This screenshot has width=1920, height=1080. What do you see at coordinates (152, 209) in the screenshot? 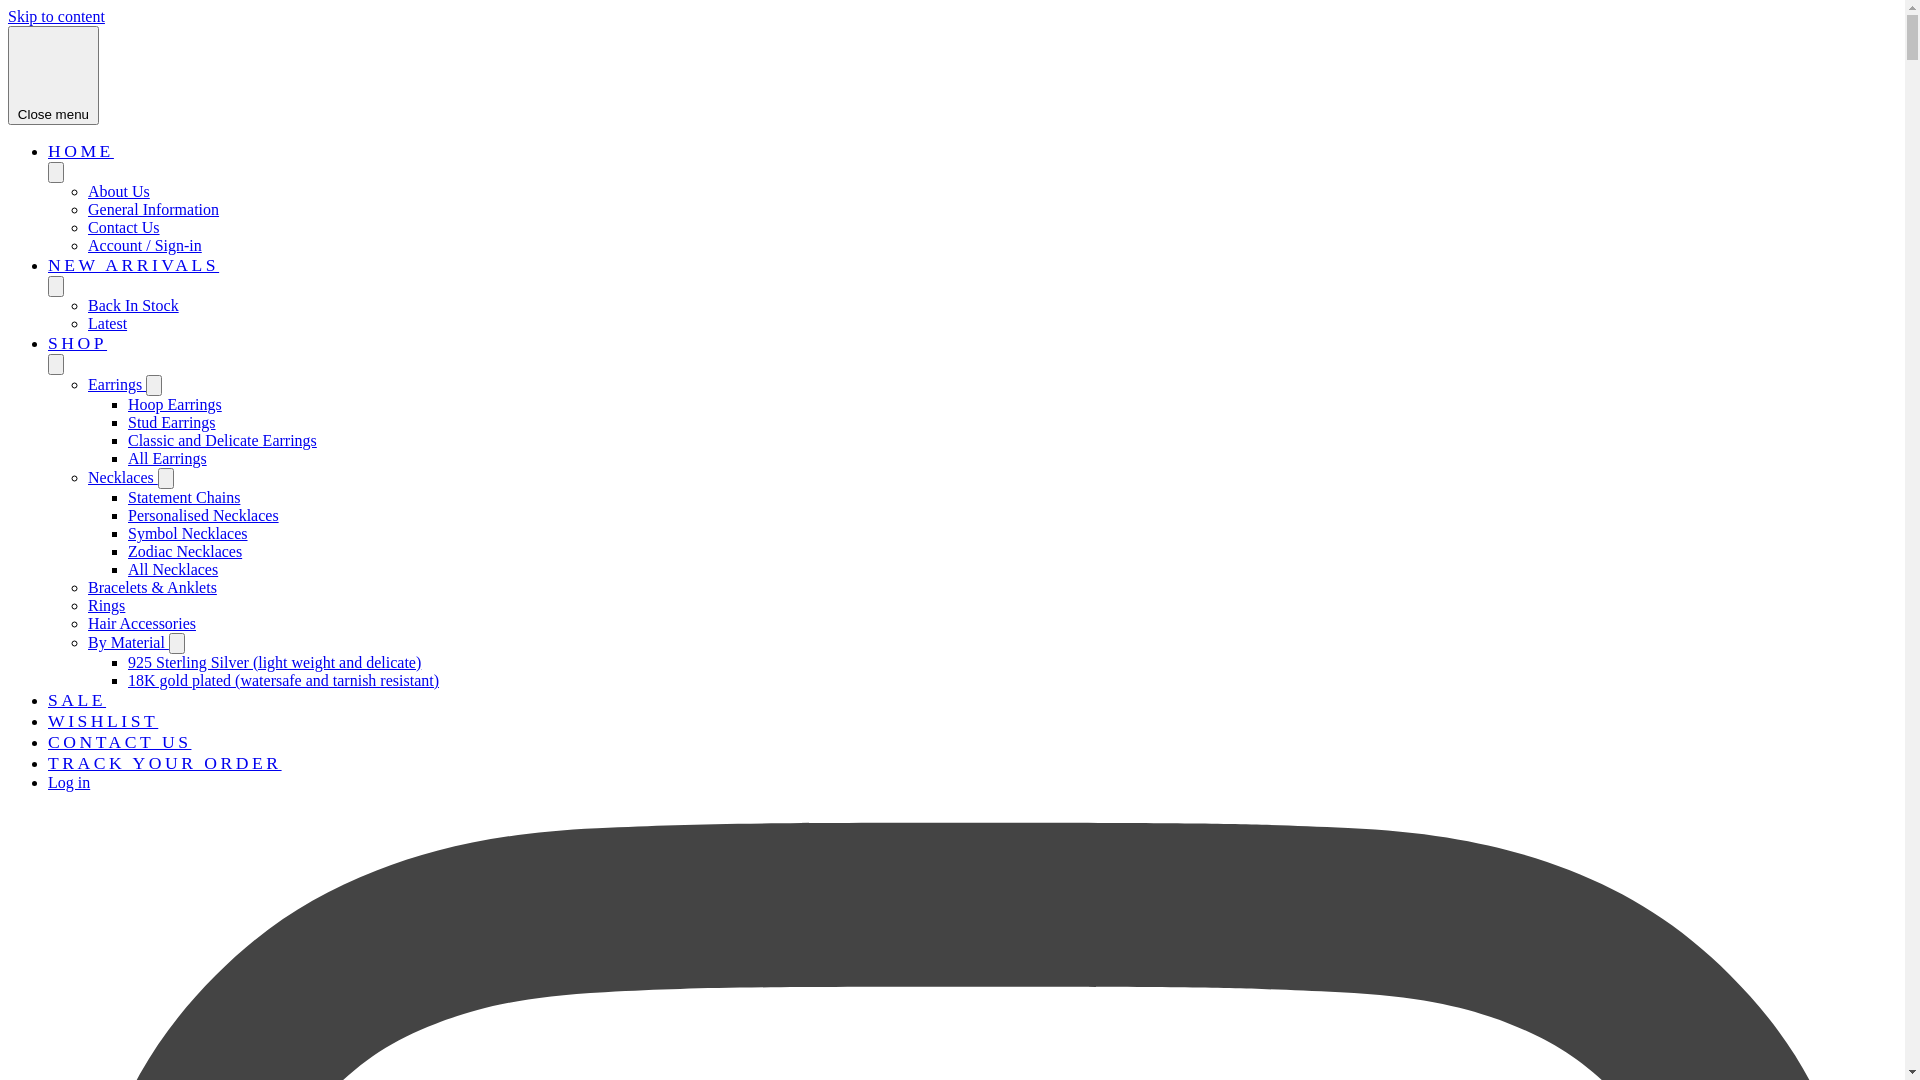
I see `'General Information'` at bounding box center [152, 209].